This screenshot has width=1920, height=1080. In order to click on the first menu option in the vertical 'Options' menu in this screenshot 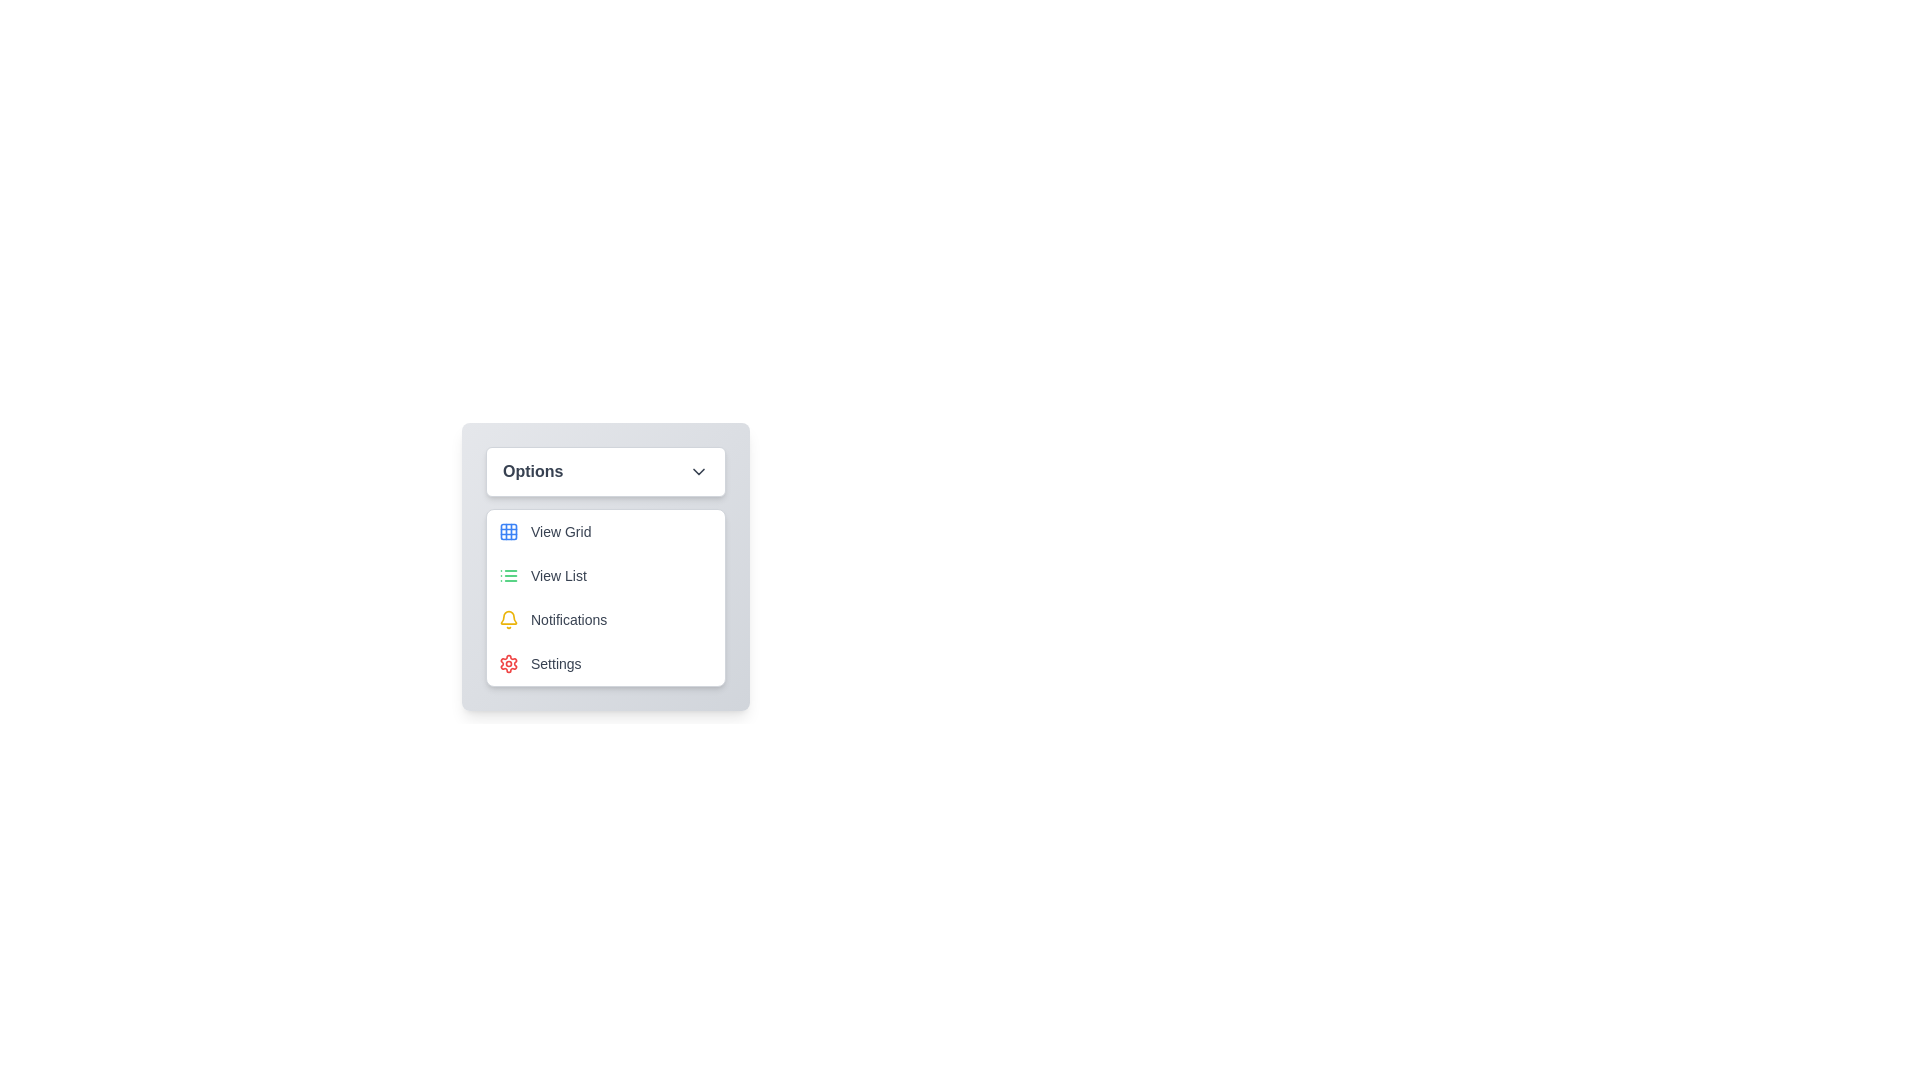, I will do `click(604, 531)`.